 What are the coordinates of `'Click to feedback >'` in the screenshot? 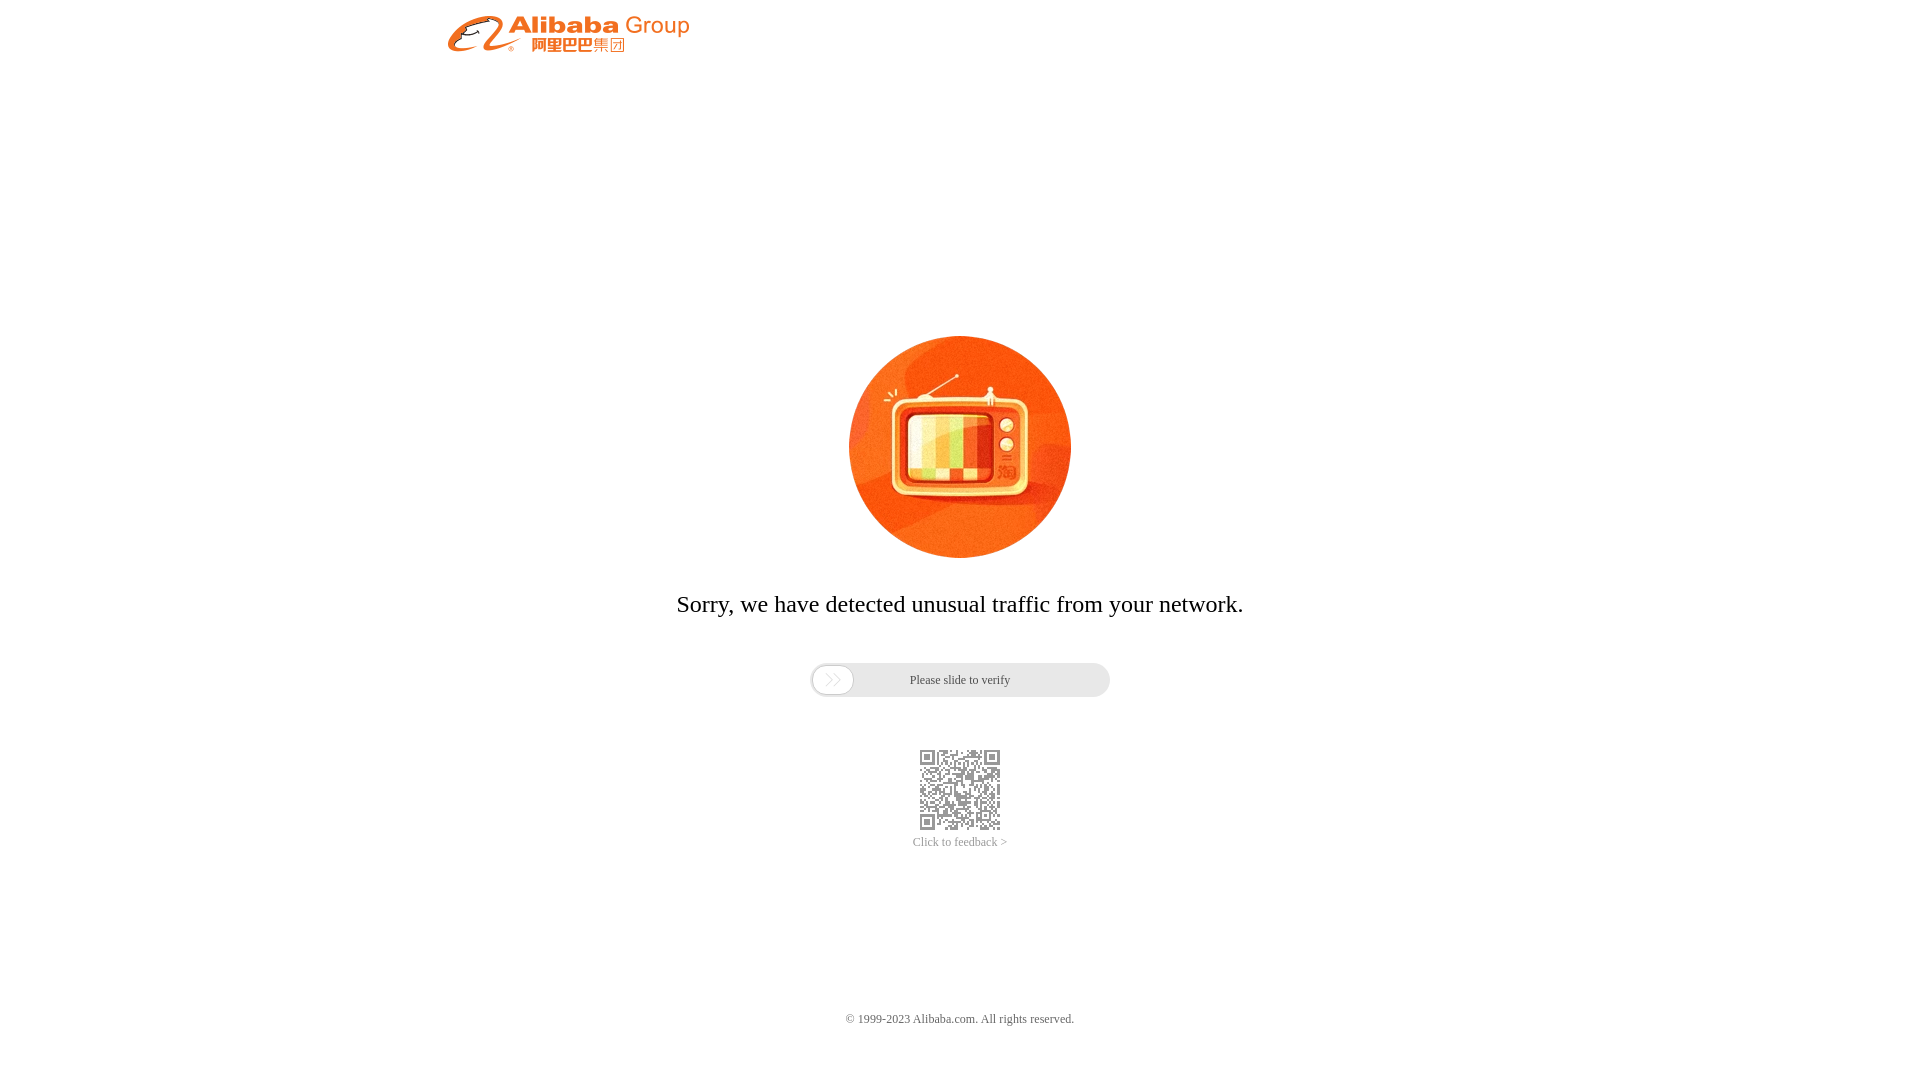 It's located at (960, 842).